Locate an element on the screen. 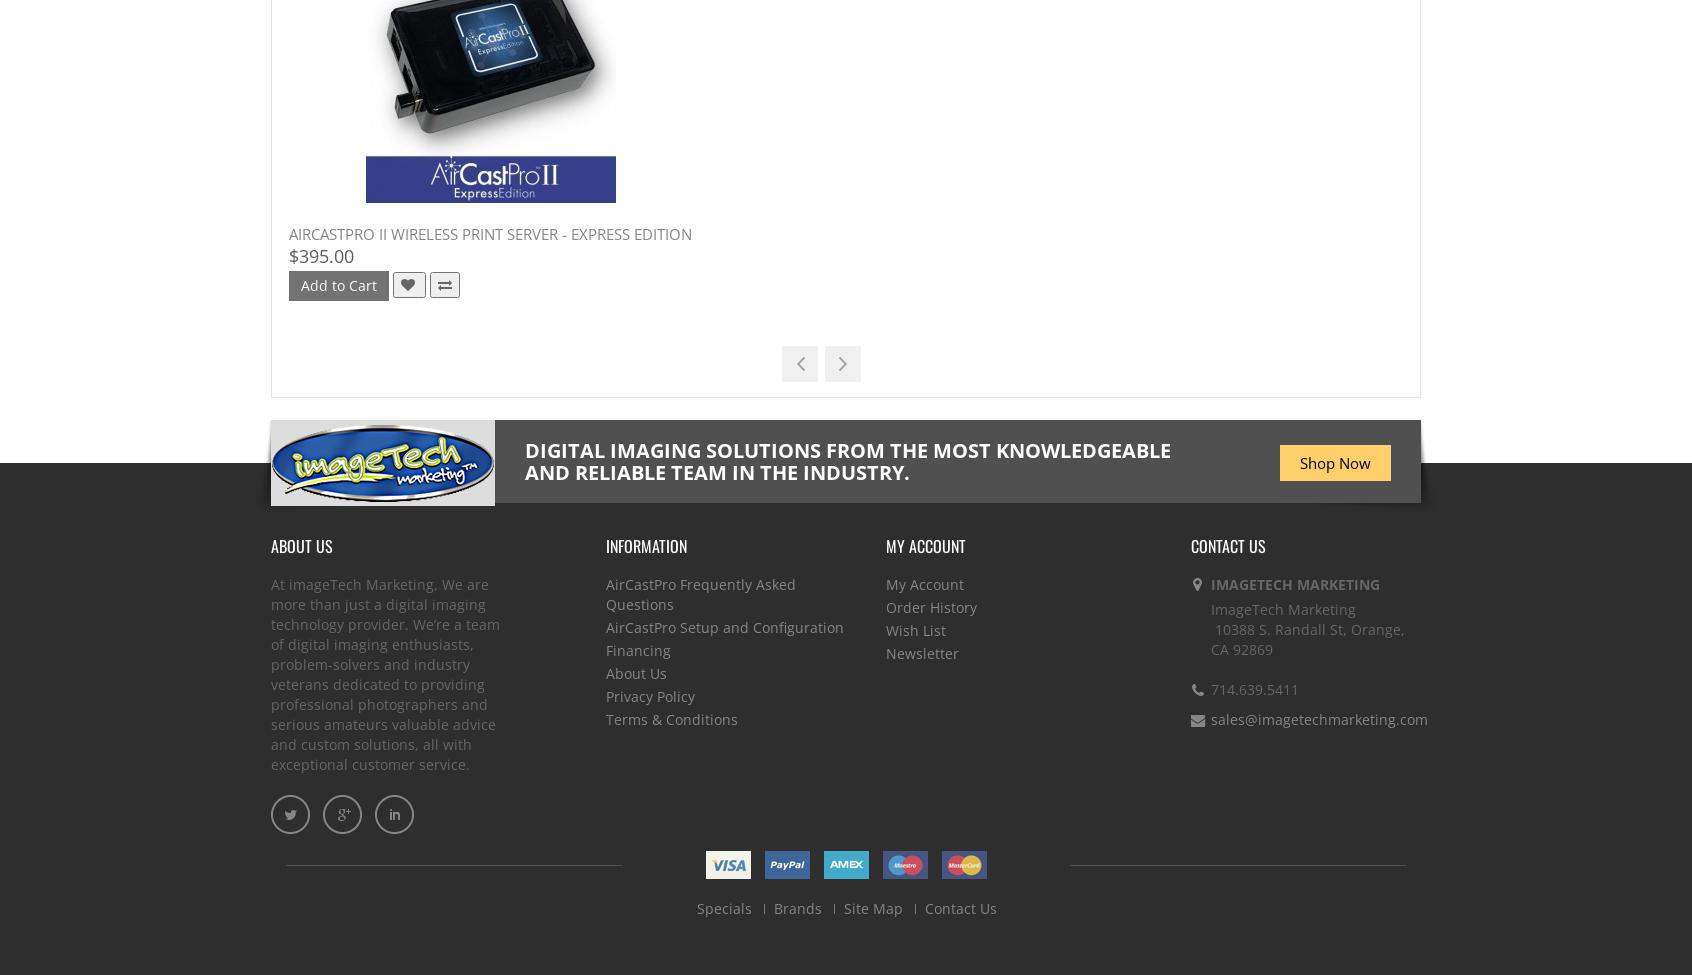 This screenshot has height=975, width=1692. '$395.00' is located at coordinates (320, 254).